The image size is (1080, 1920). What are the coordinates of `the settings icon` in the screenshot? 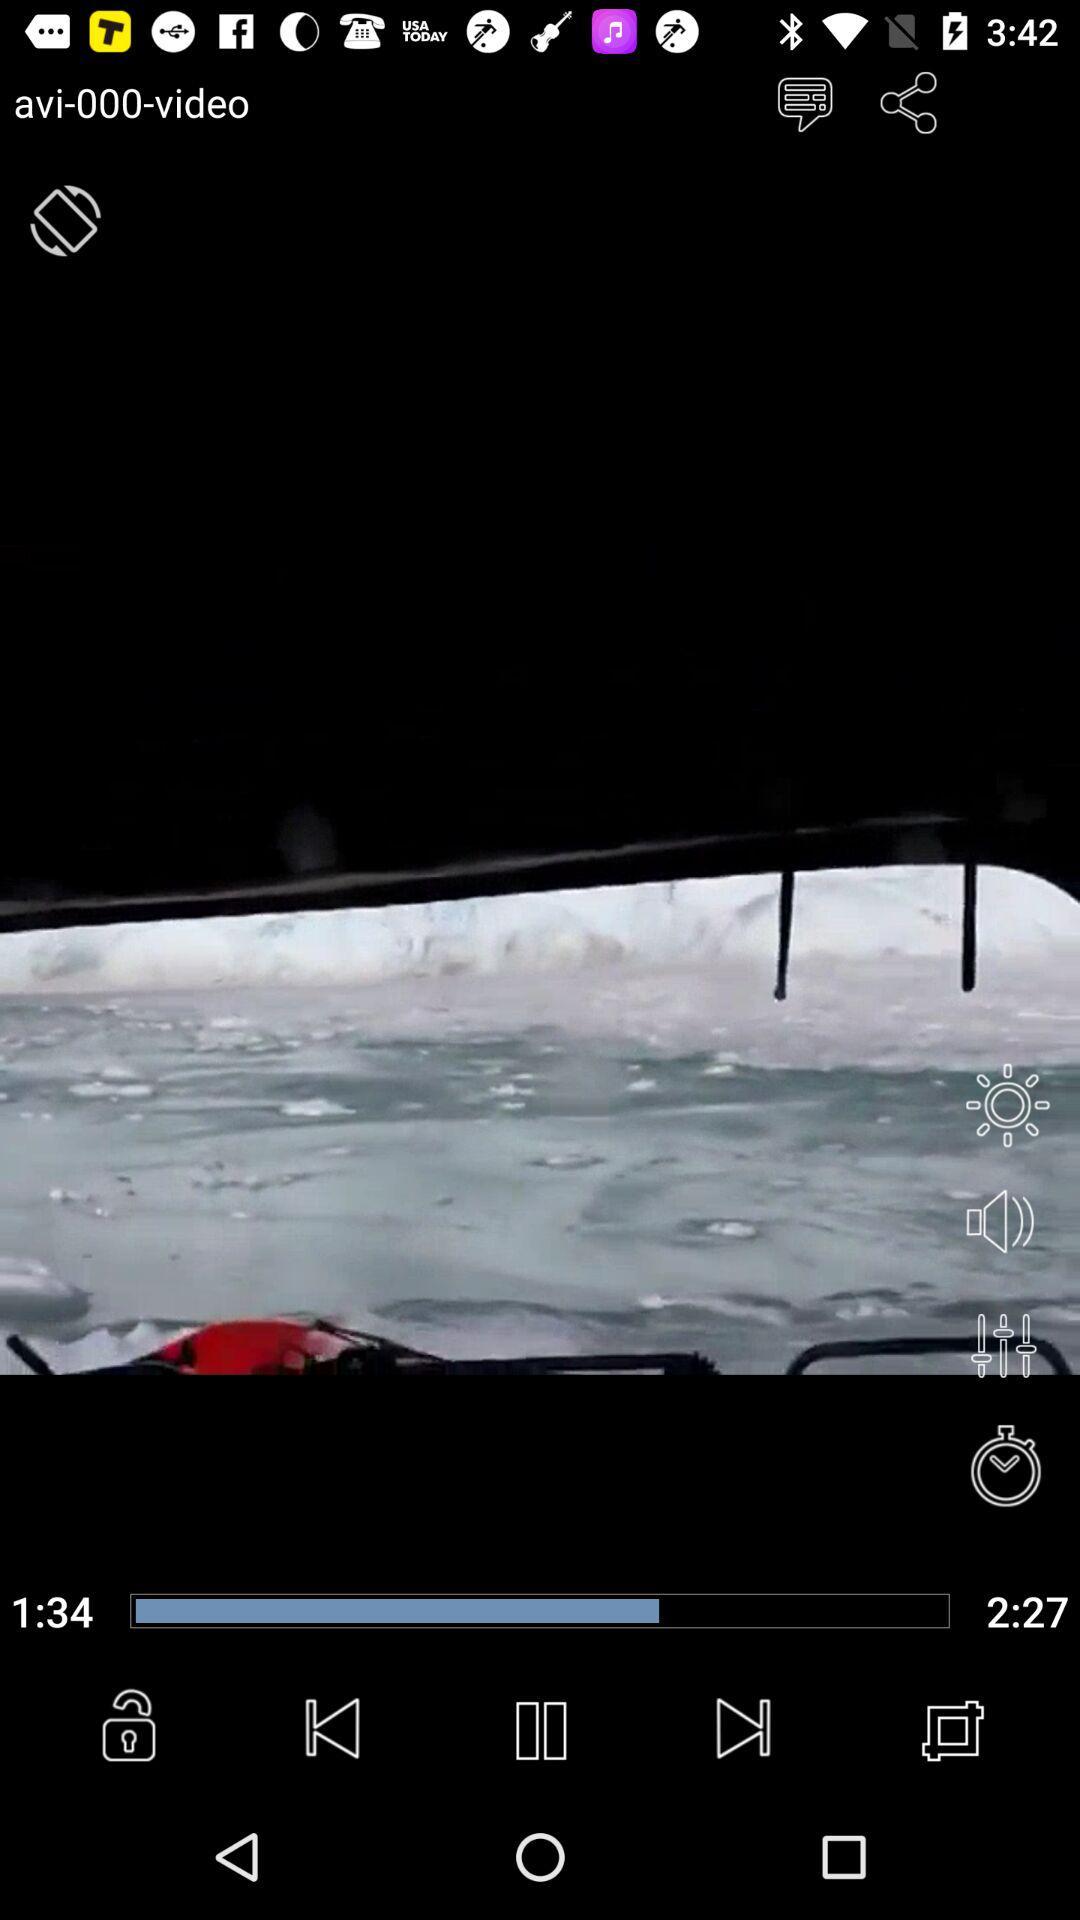 It's located at (1007, 1104).